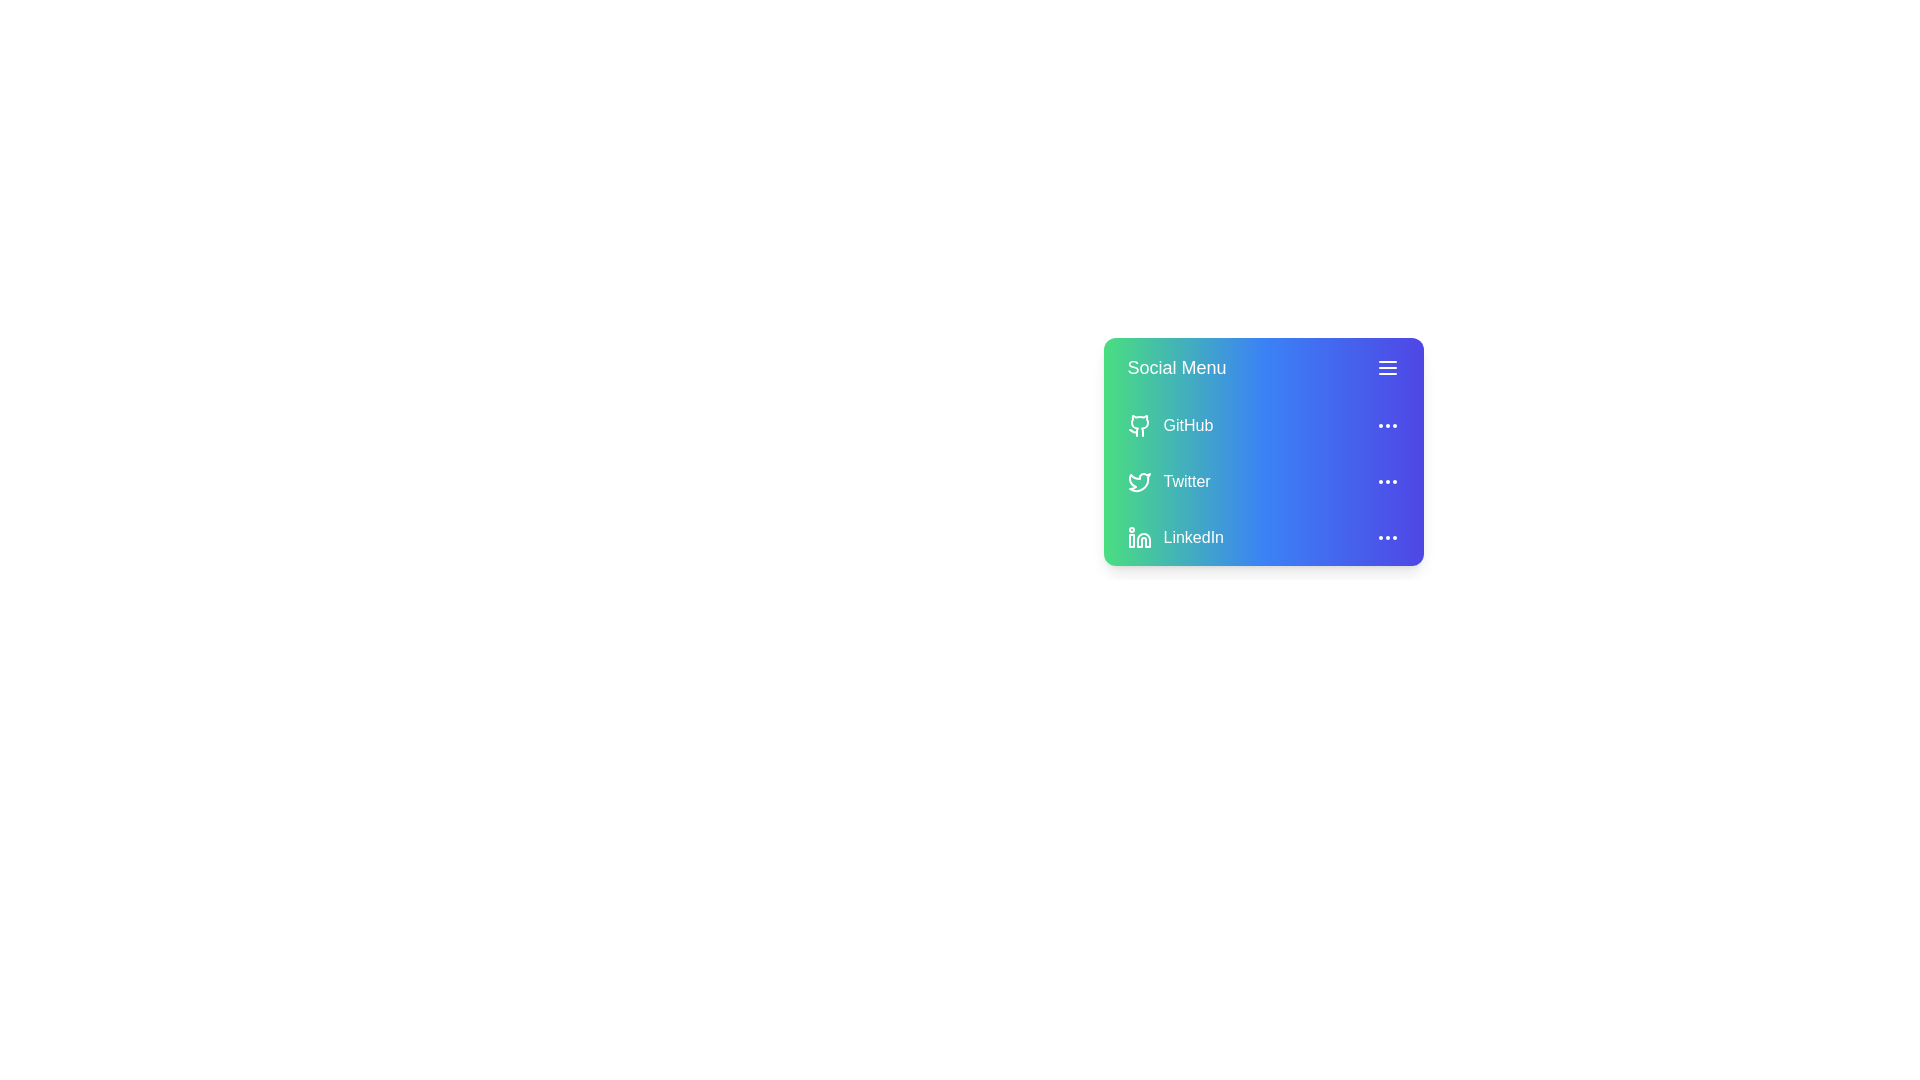  I want to click on the text element Twitter for selection or copying, so click(1262, 482).